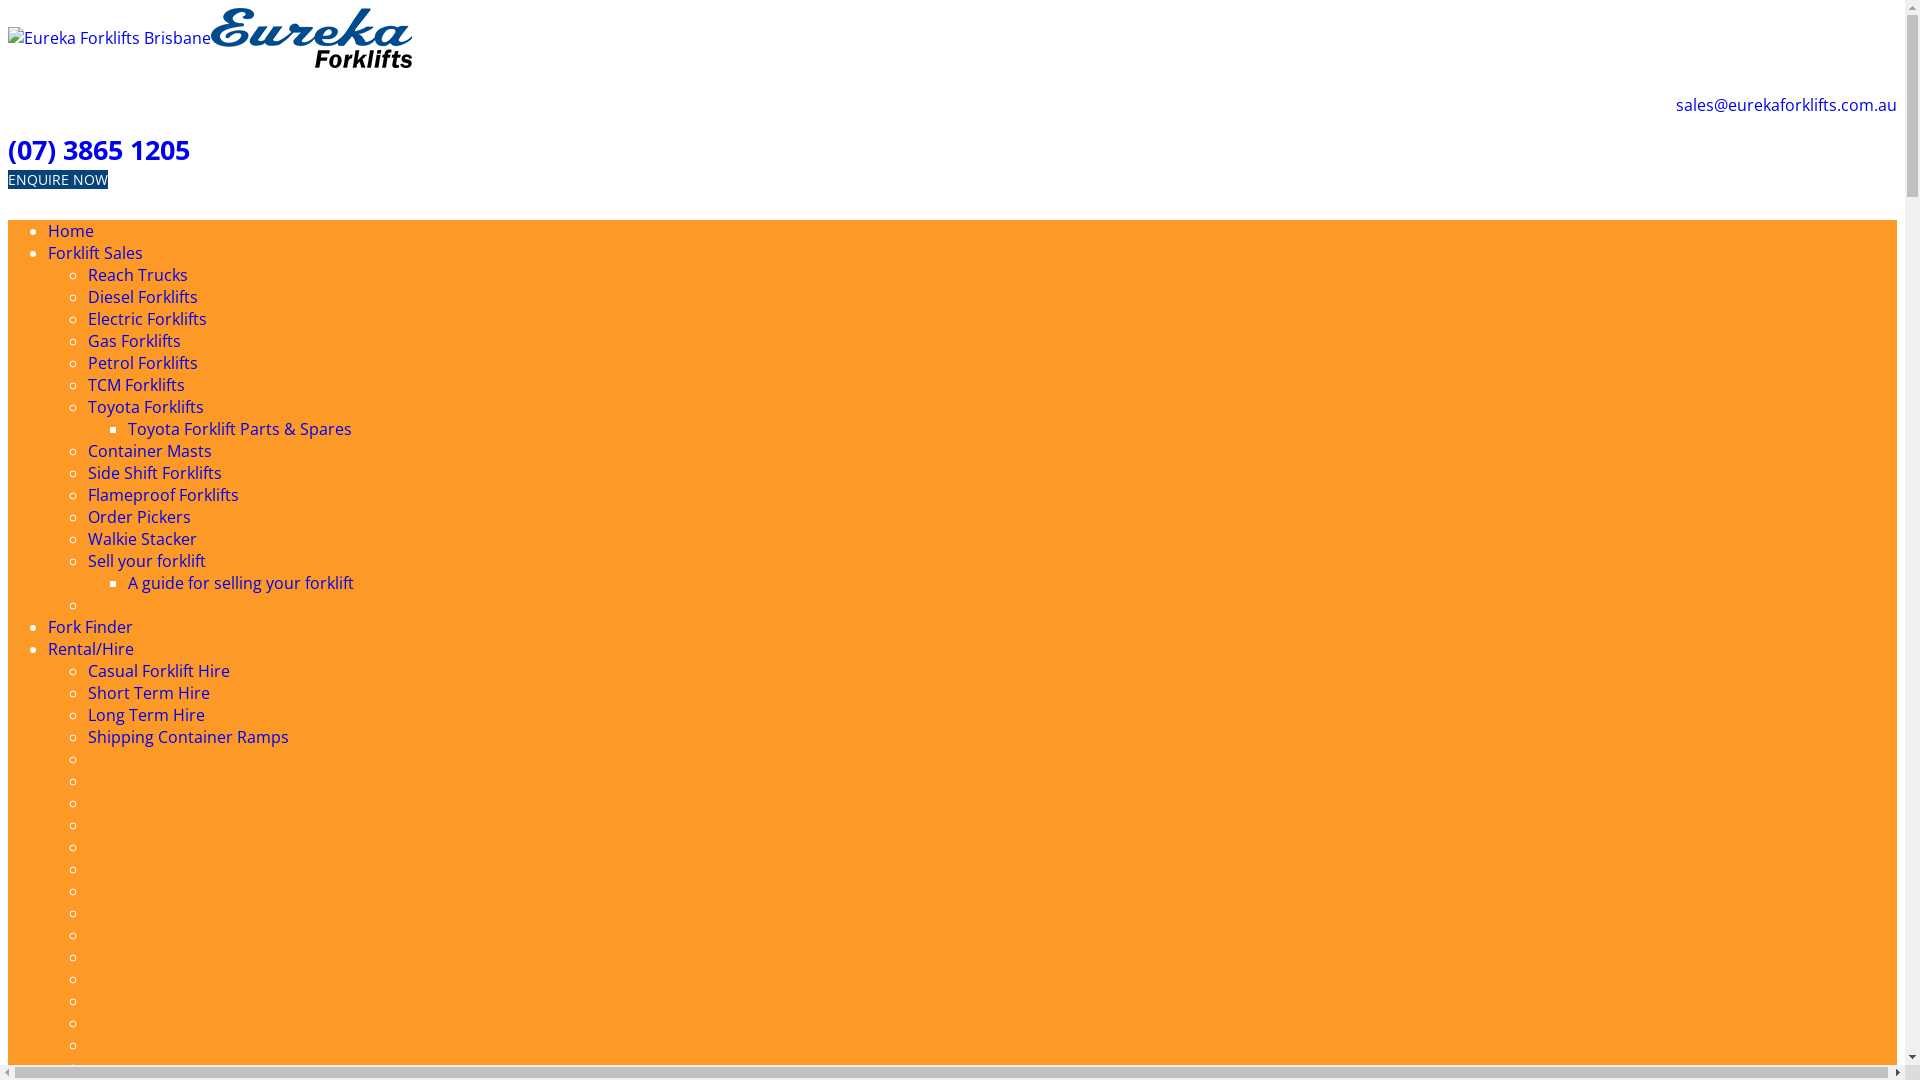 The height and width of the screenshot is (1080, 1920). What do you see at coordinates (127, 427) in the screenshot?
I see `'Toyota Forklift Parts & Spares'` at bounding box center [127, 427].